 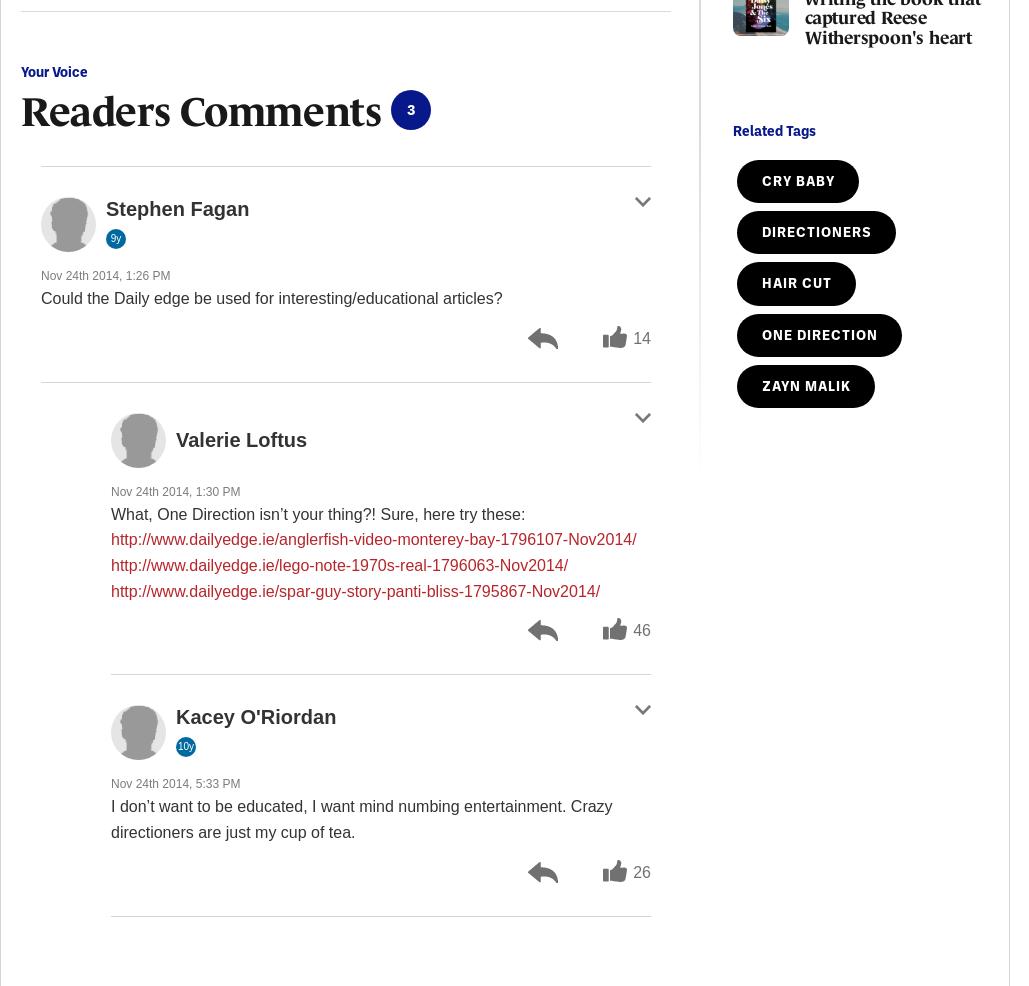 I want to click on 'I don’t want to be educated, I want mind numbing entertainment. Crazy directioners are just my cup of tea.', so click(x=110, y=818).